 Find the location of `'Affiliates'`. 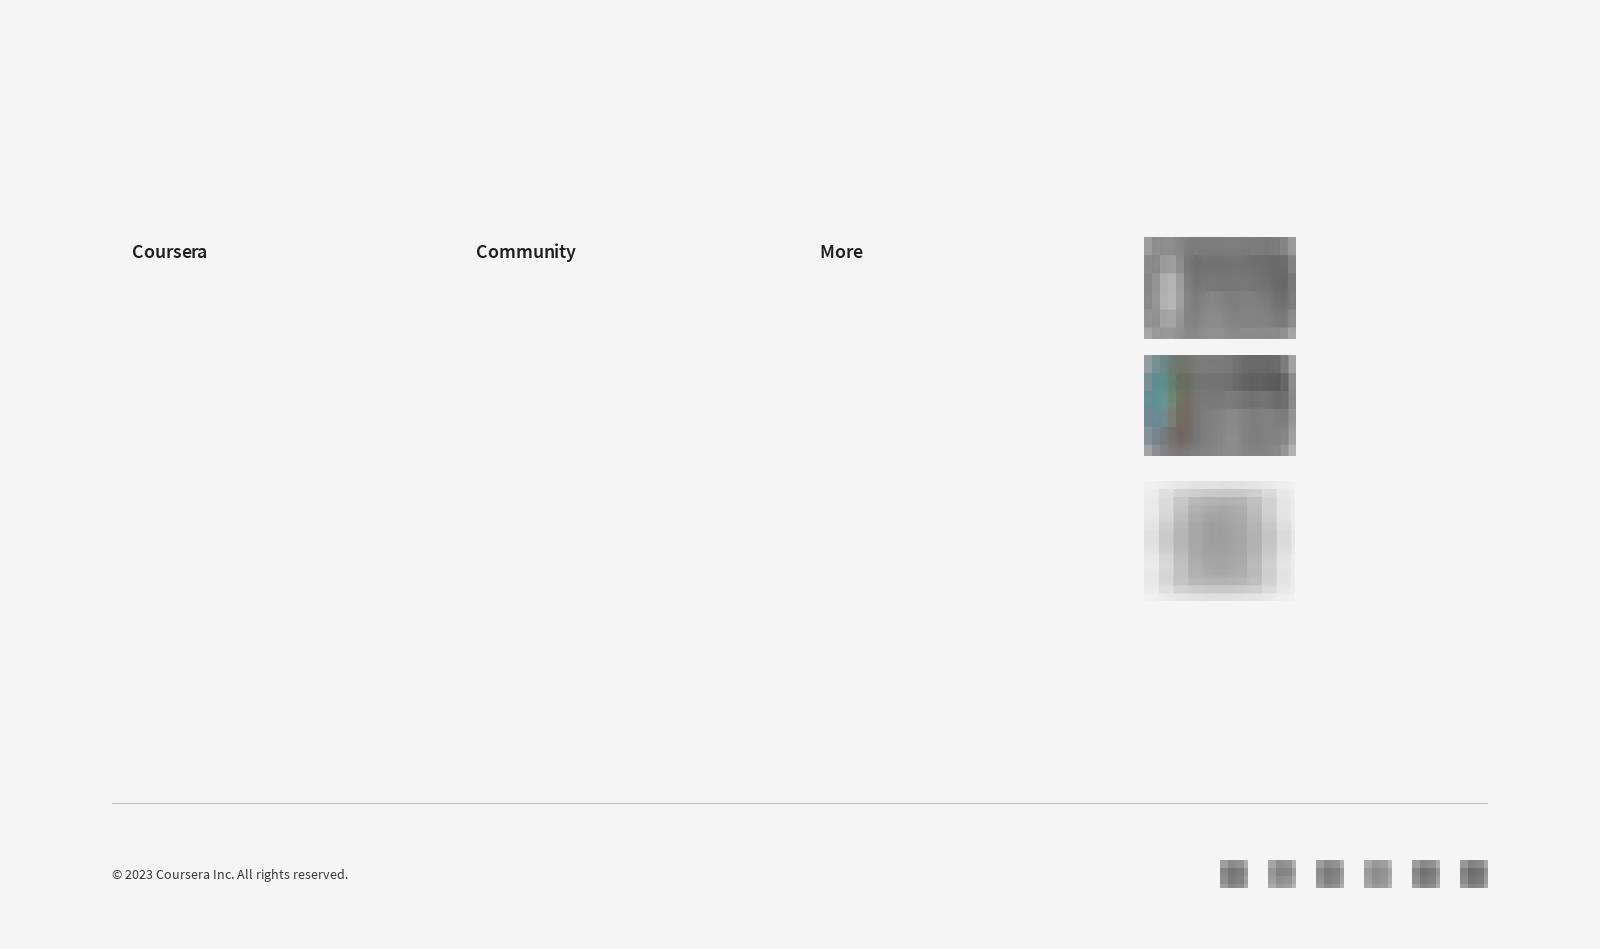

'Affiliates' is located at coordinates (844, 555).